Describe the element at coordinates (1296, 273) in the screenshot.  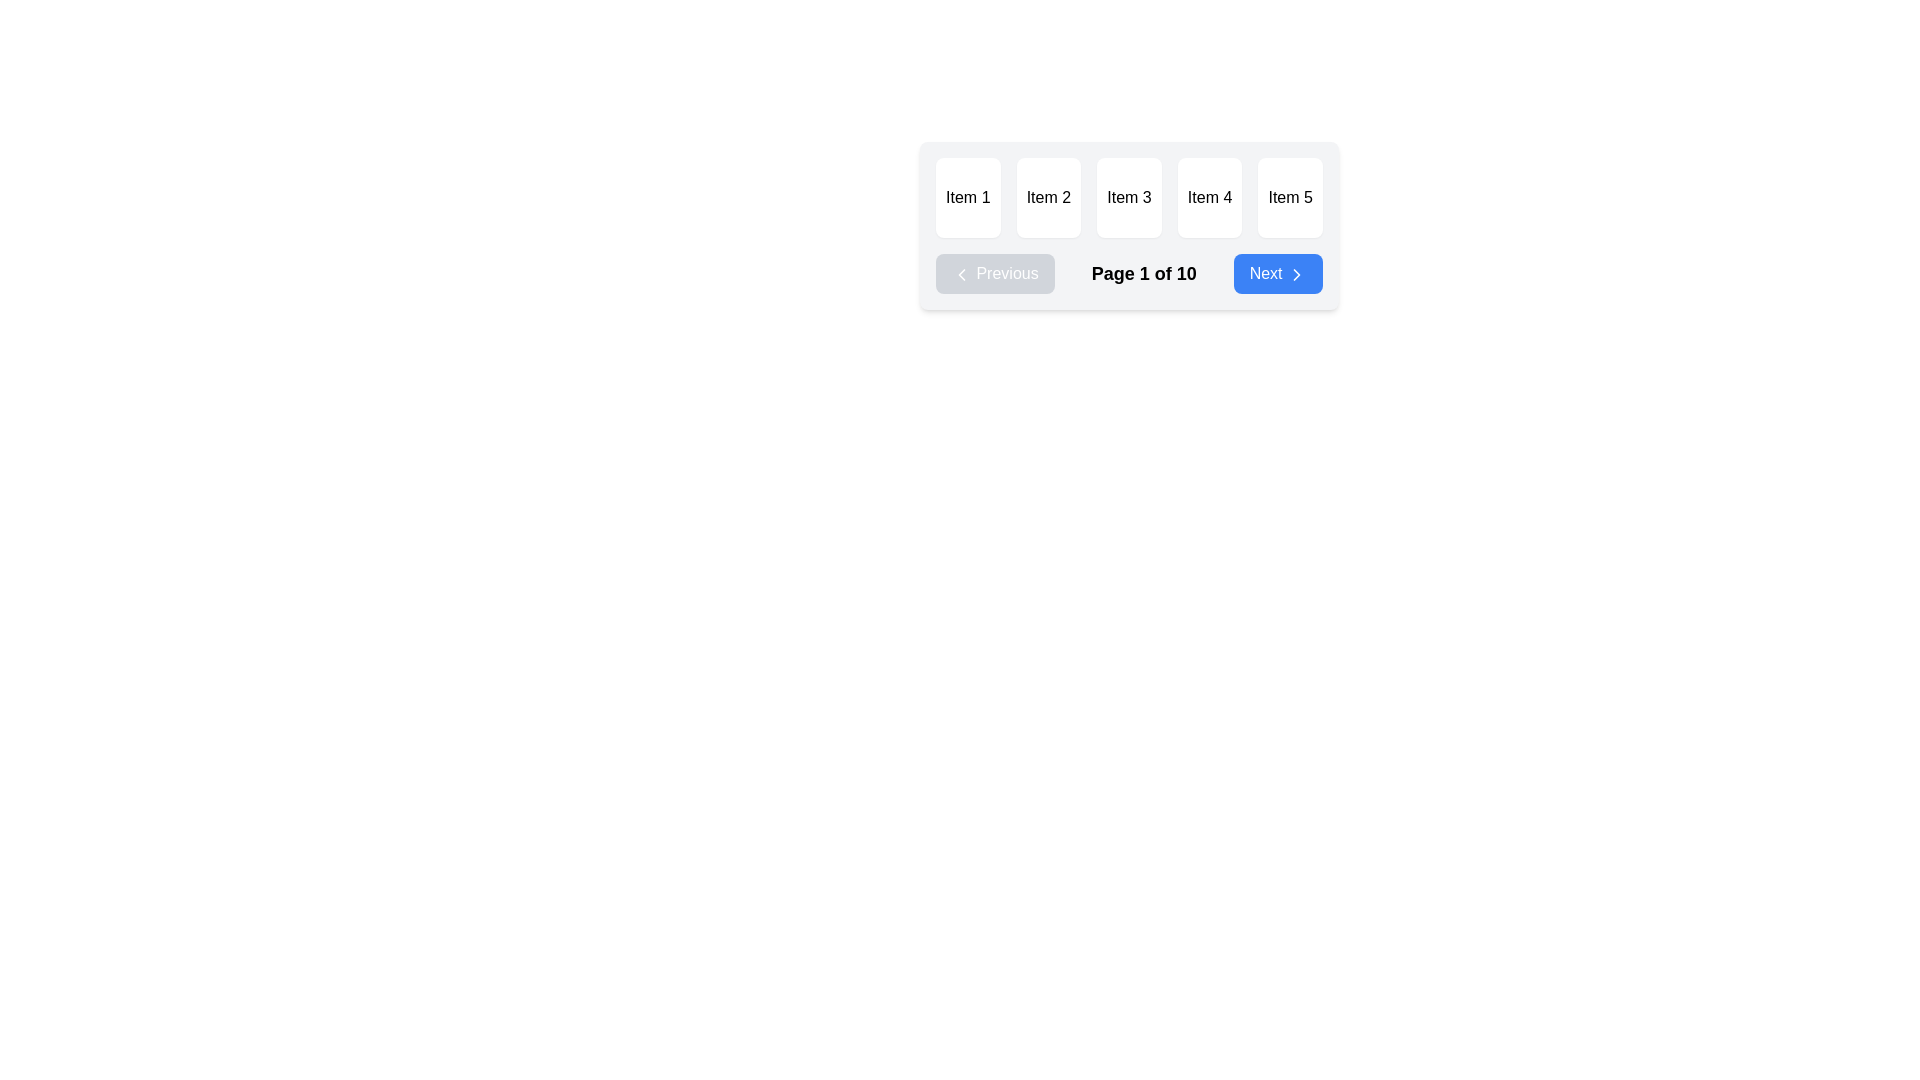
I see `the arrow icon inside the 'Next' button` at that location.